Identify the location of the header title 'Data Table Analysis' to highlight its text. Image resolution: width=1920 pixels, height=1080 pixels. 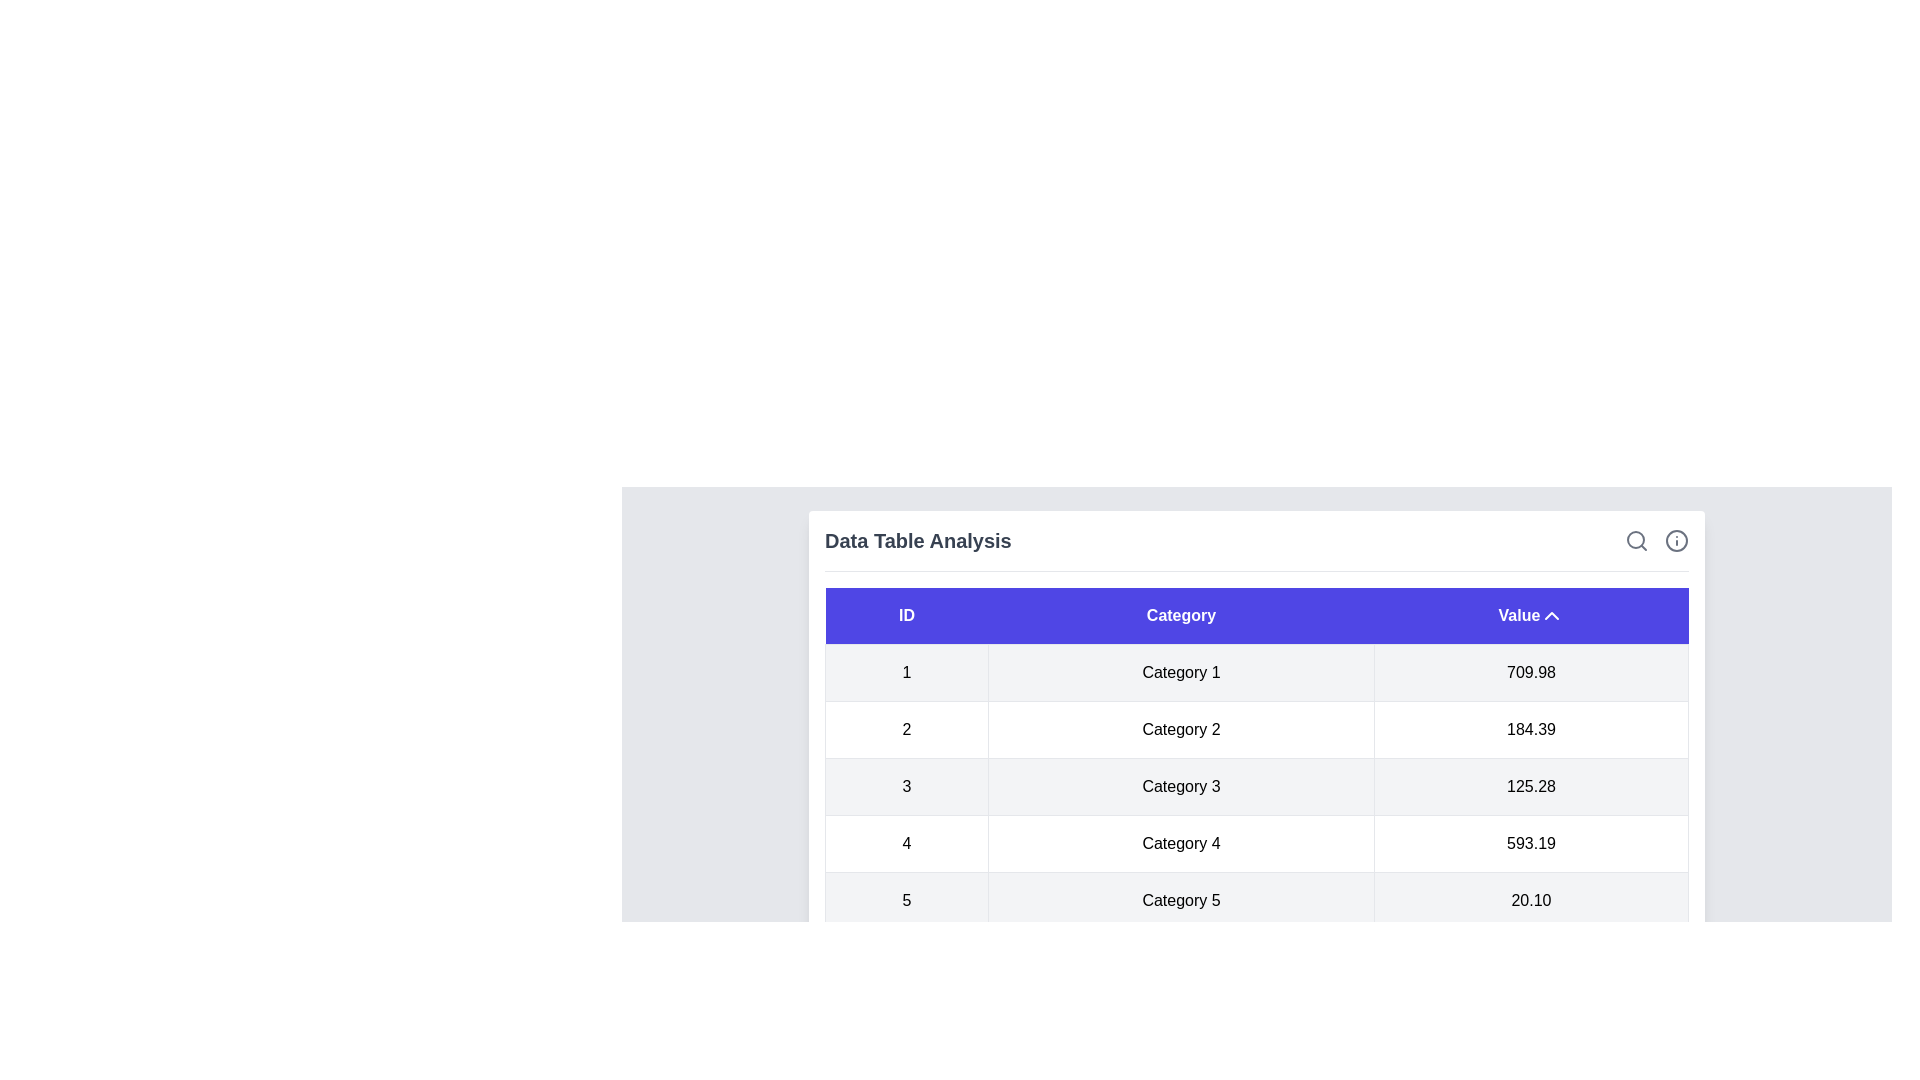
(916, 540).